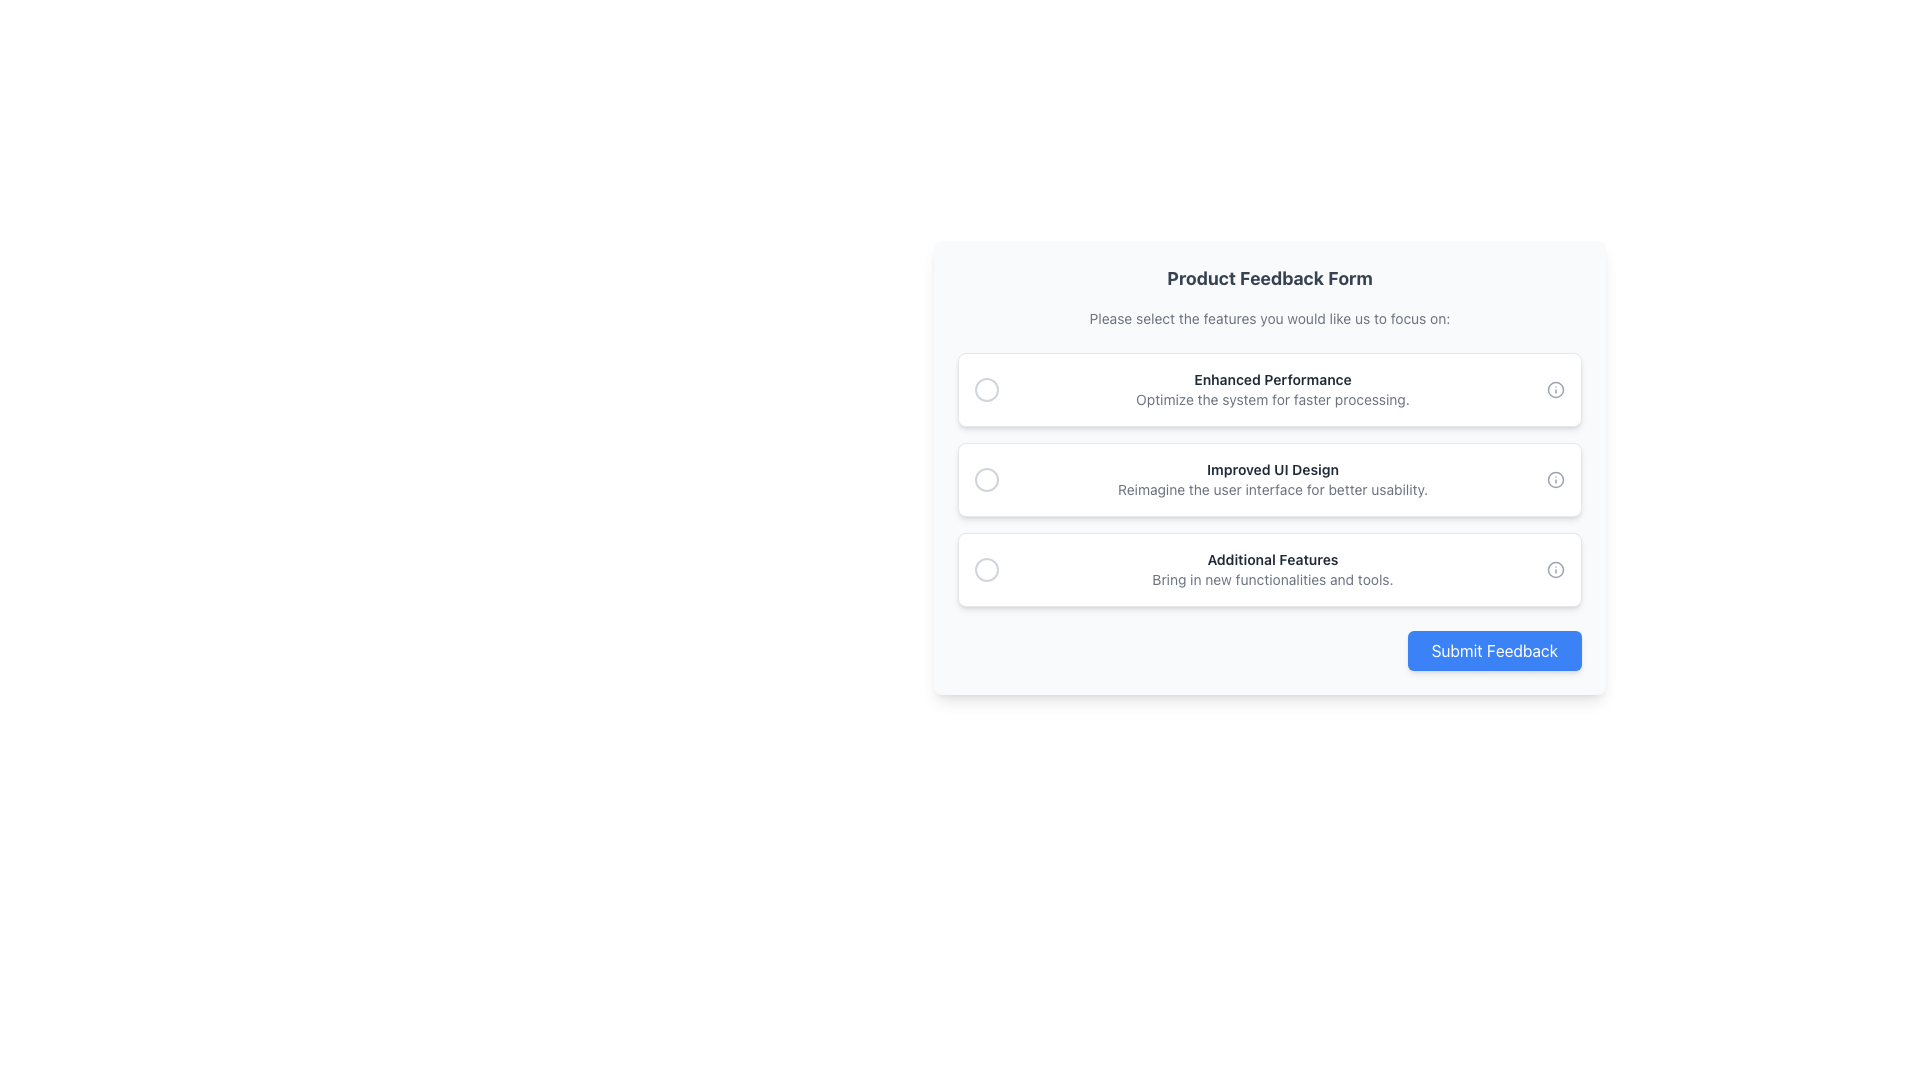  Describe the element at coordinates (1271, 470) in the screenshot. I see `text label that serves as the title for the option to improve the user interface design, located above the description 'Reimagine the user interface for better usability.'` at that location.